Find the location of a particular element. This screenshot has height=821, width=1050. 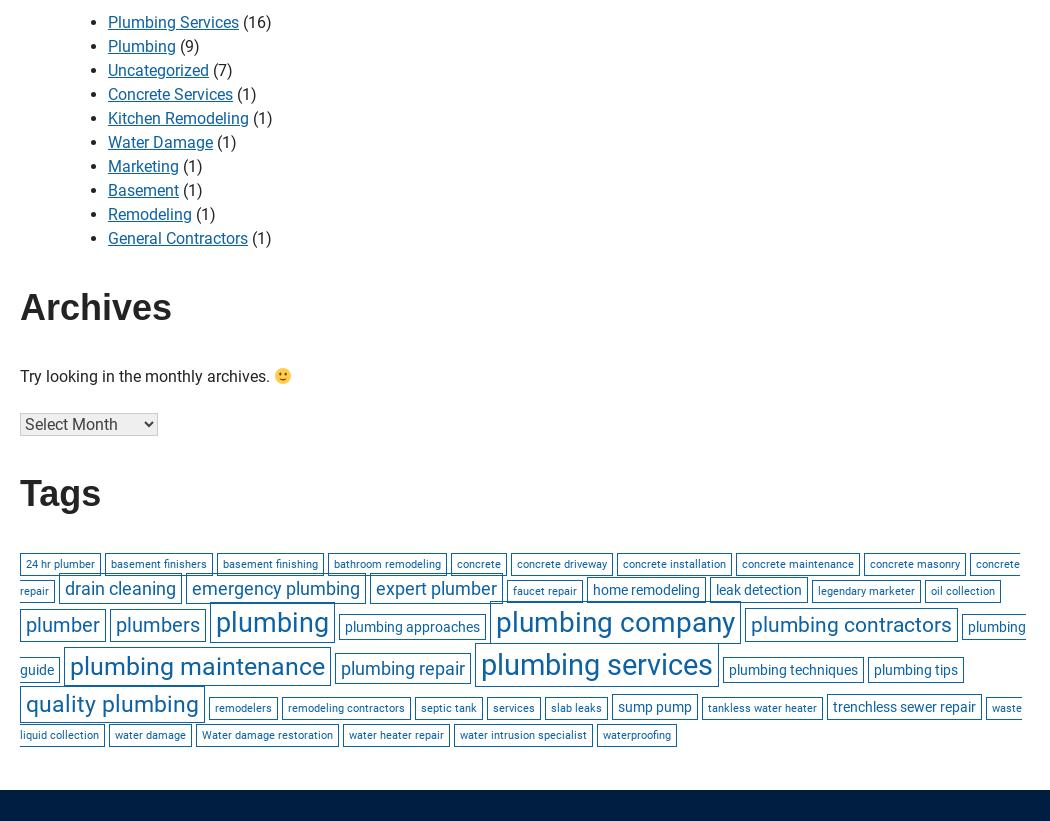

'(7)' is located at coordinates (220, 70).